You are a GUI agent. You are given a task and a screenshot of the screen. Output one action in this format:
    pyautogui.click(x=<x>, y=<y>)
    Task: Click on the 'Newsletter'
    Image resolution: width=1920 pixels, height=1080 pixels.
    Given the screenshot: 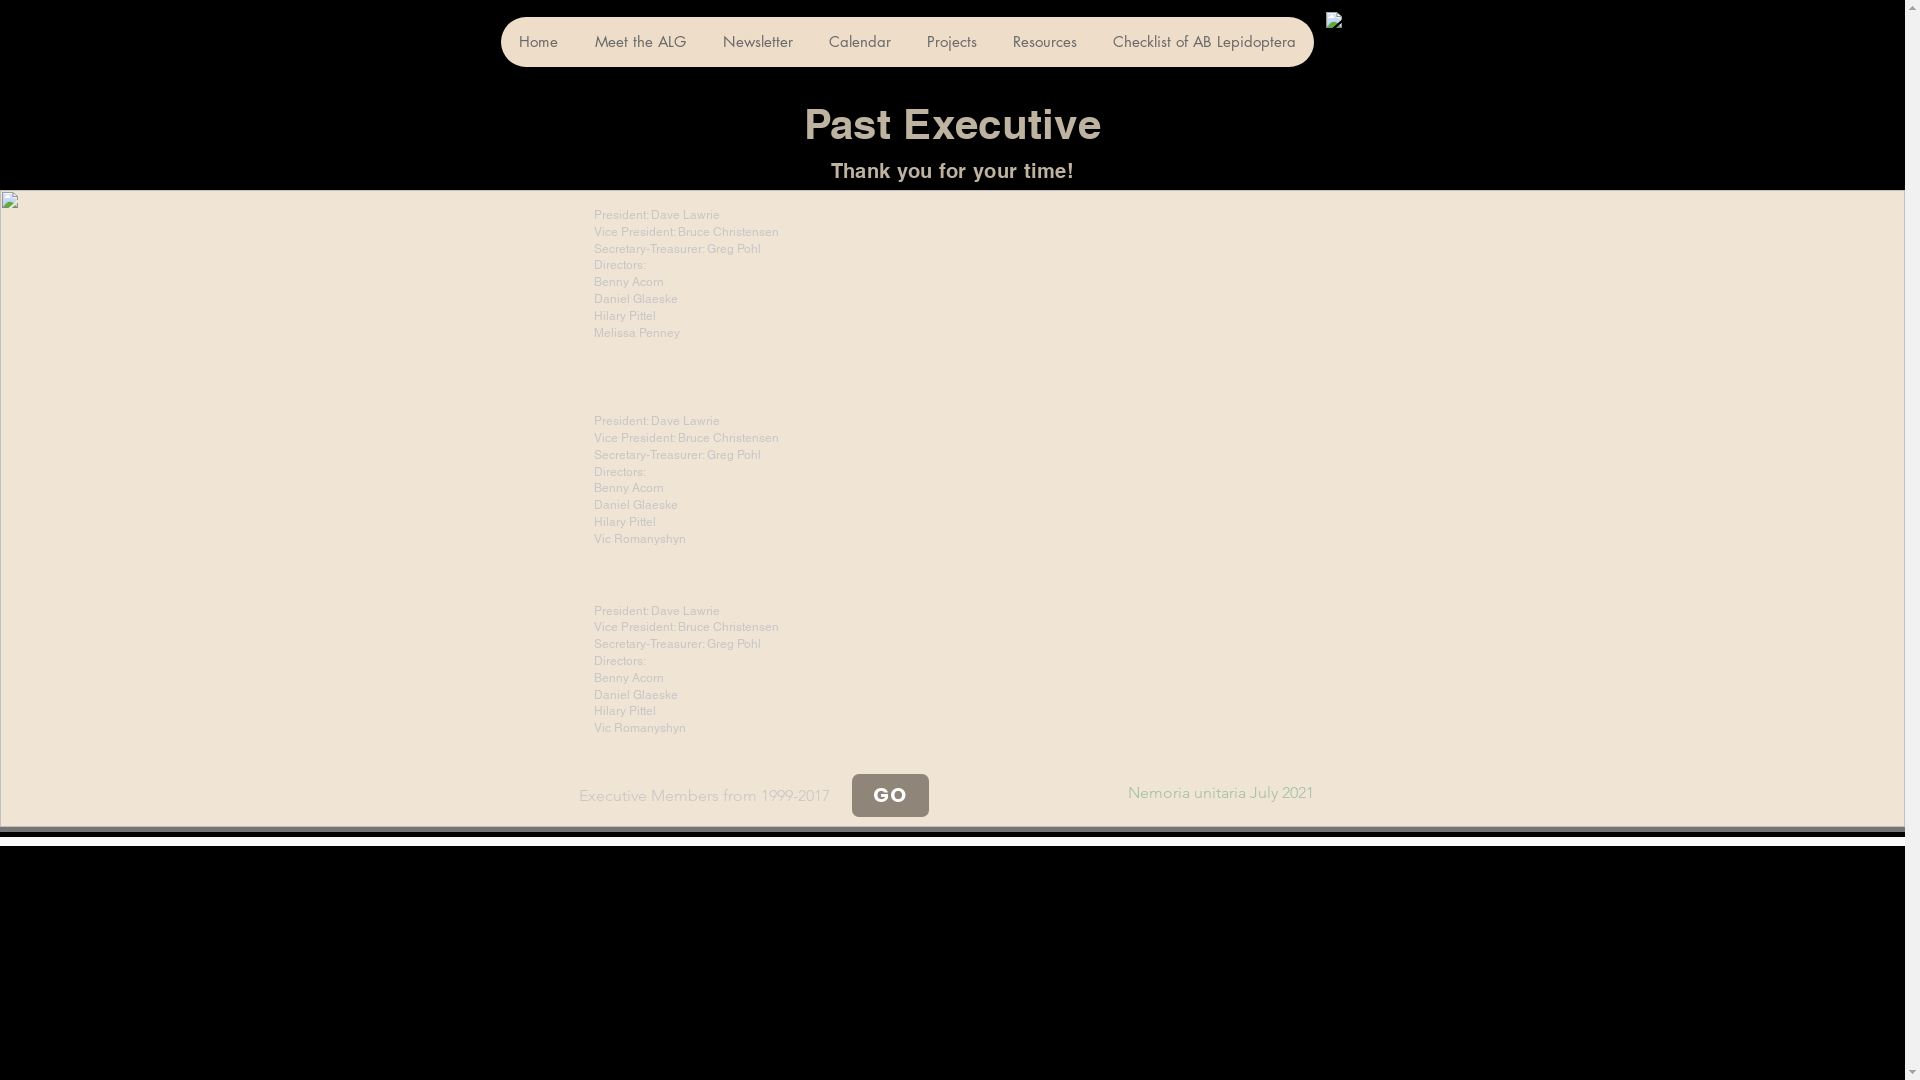 What is the action you would take?
    pyautogui.click(x=756, y=42)
    